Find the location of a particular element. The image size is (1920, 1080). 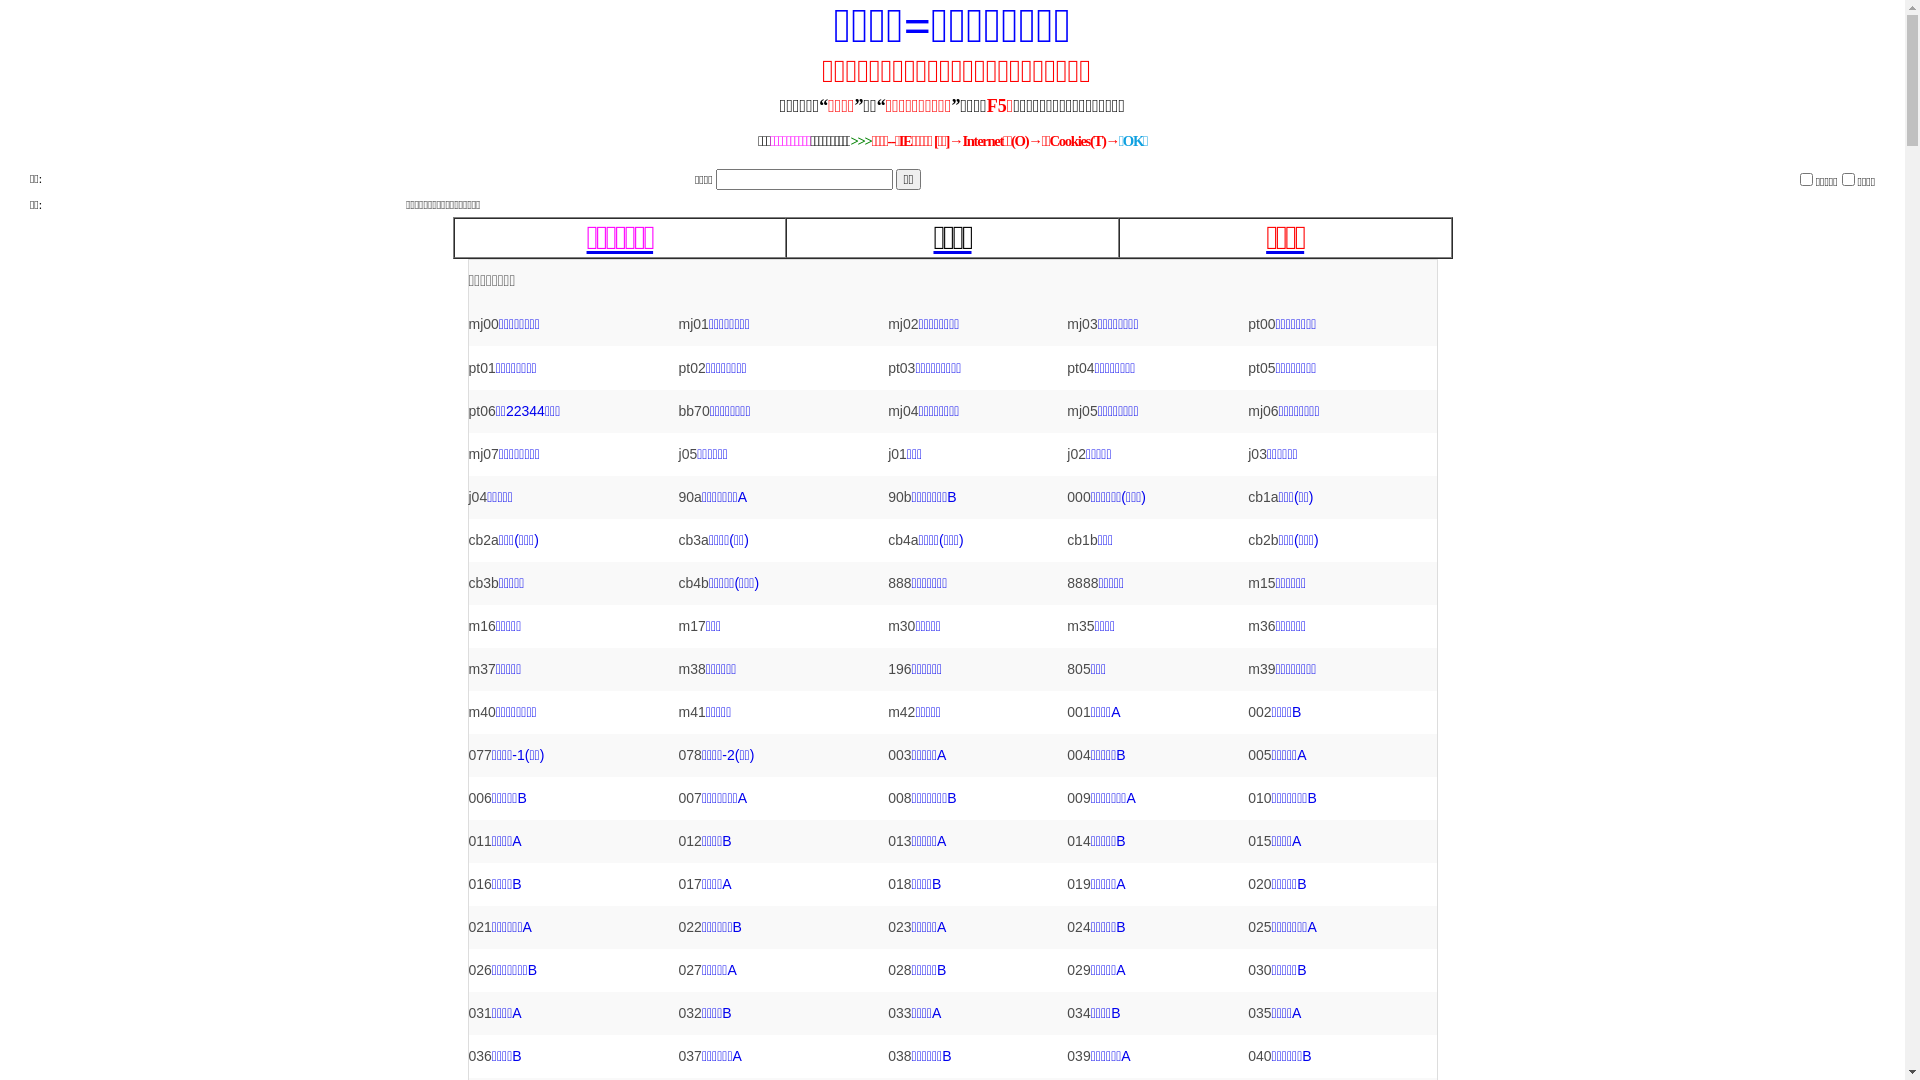

'm30' is located at coordinates (900, 624).